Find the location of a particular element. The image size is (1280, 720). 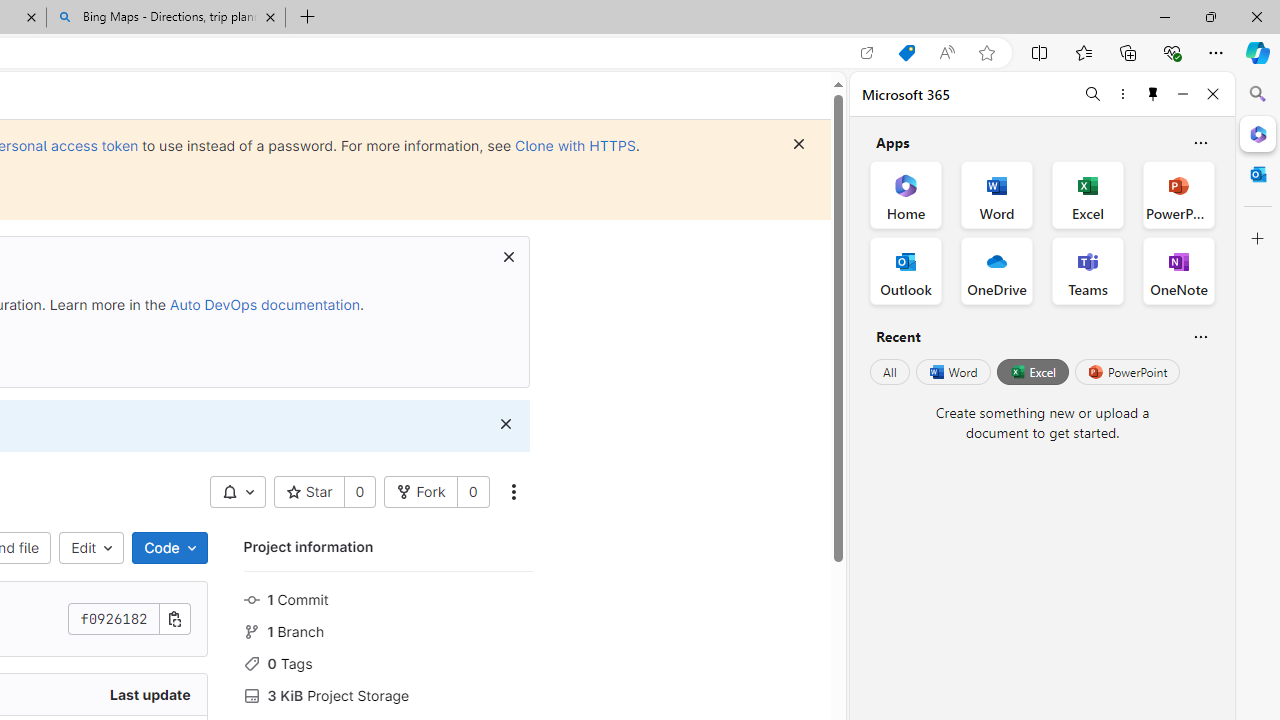

'Code' is located at coordinates (169, 547).